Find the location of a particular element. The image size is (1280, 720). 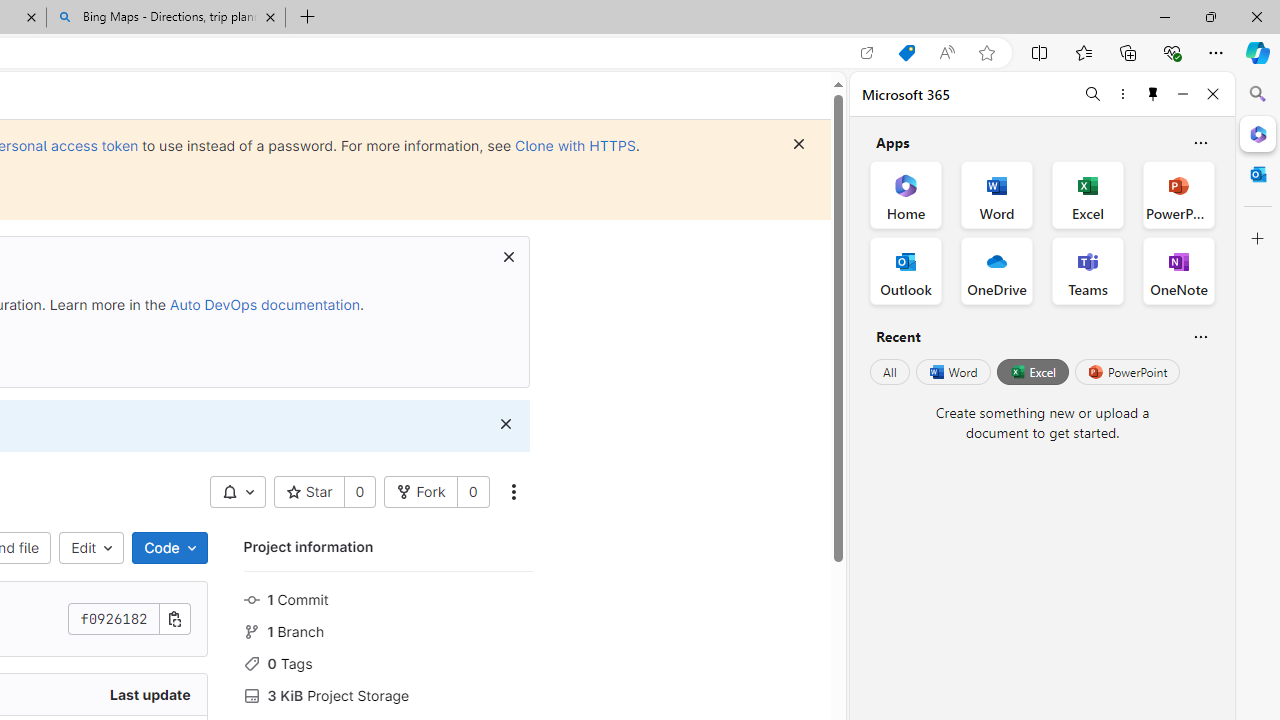

'Code' is located at coordinates (169, 547).